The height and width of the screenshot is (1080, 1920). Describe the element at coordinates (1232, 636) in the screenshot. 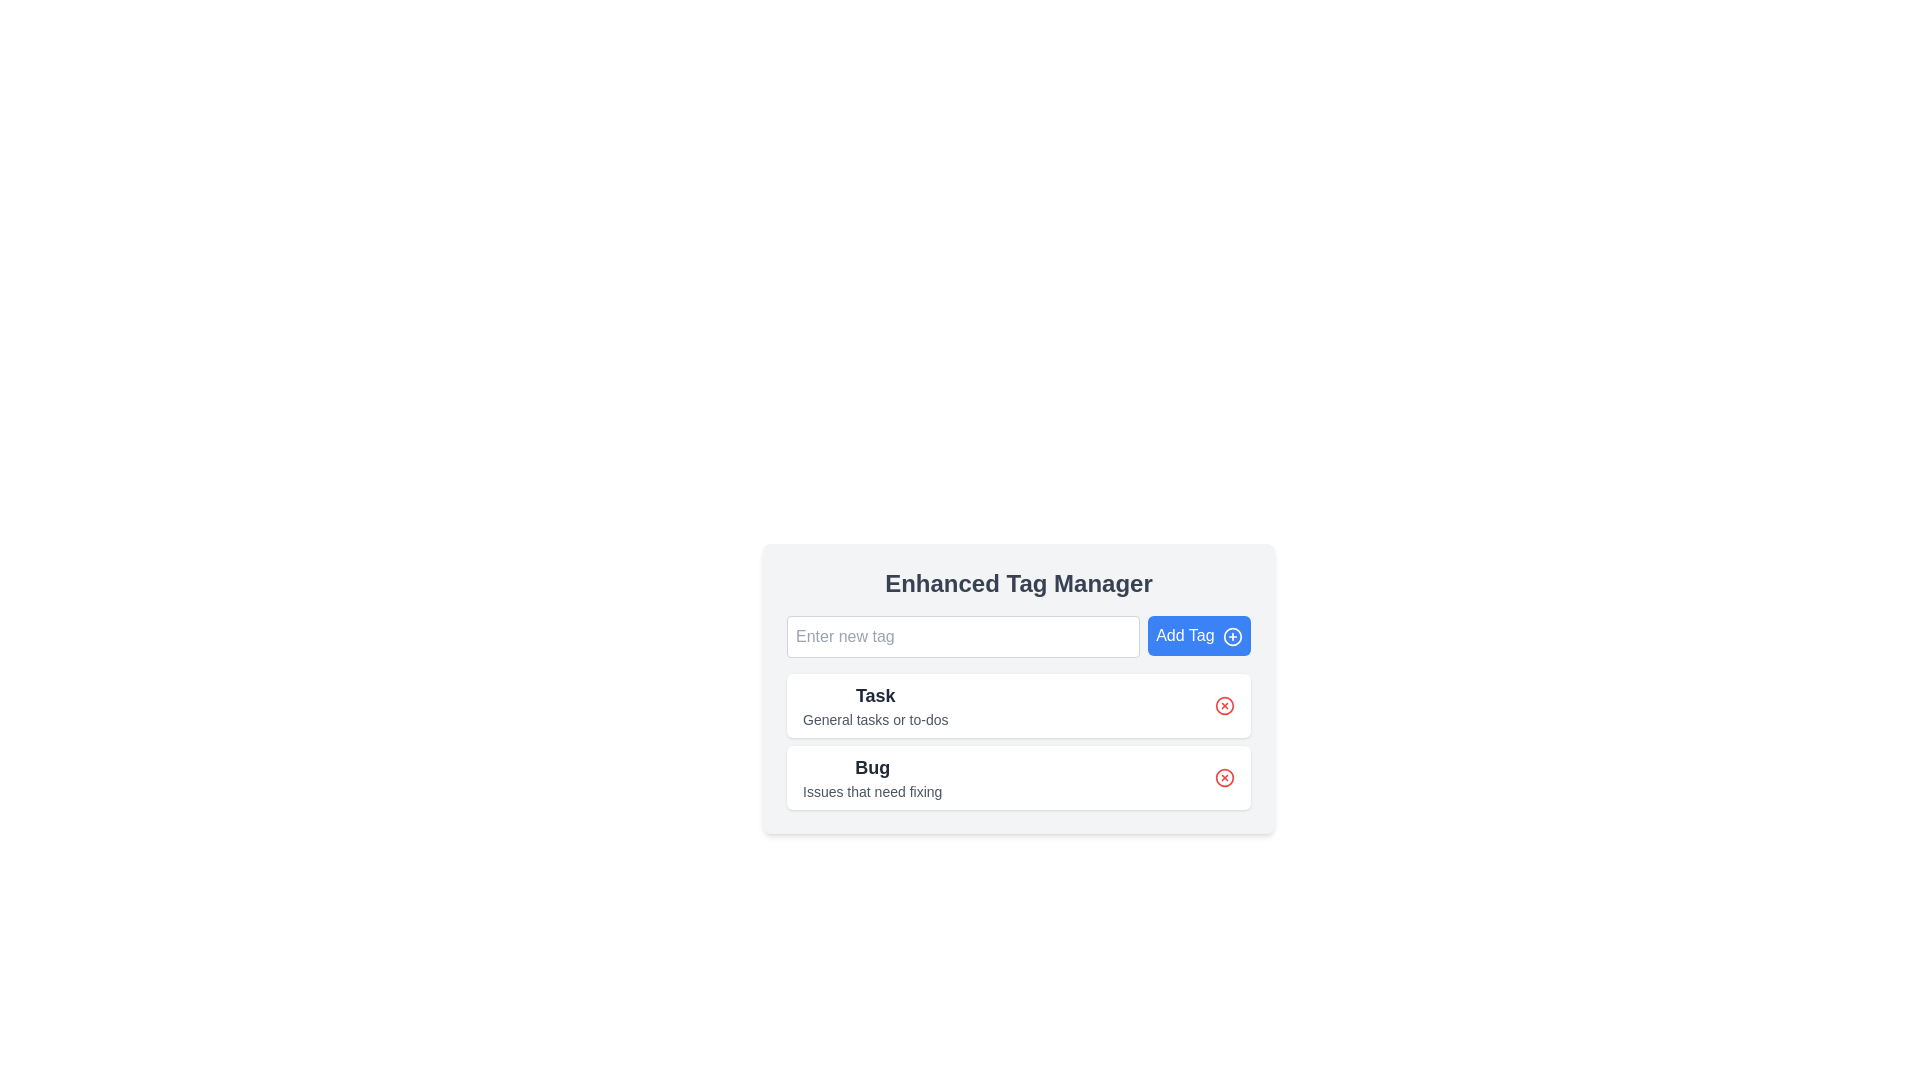

I see `the circular component of the '+' icon that symbolizes the ability to add or create a new tag, located at the right side of the 'Add Tag' button in the Enhanced Tag Manager interface` at that location.